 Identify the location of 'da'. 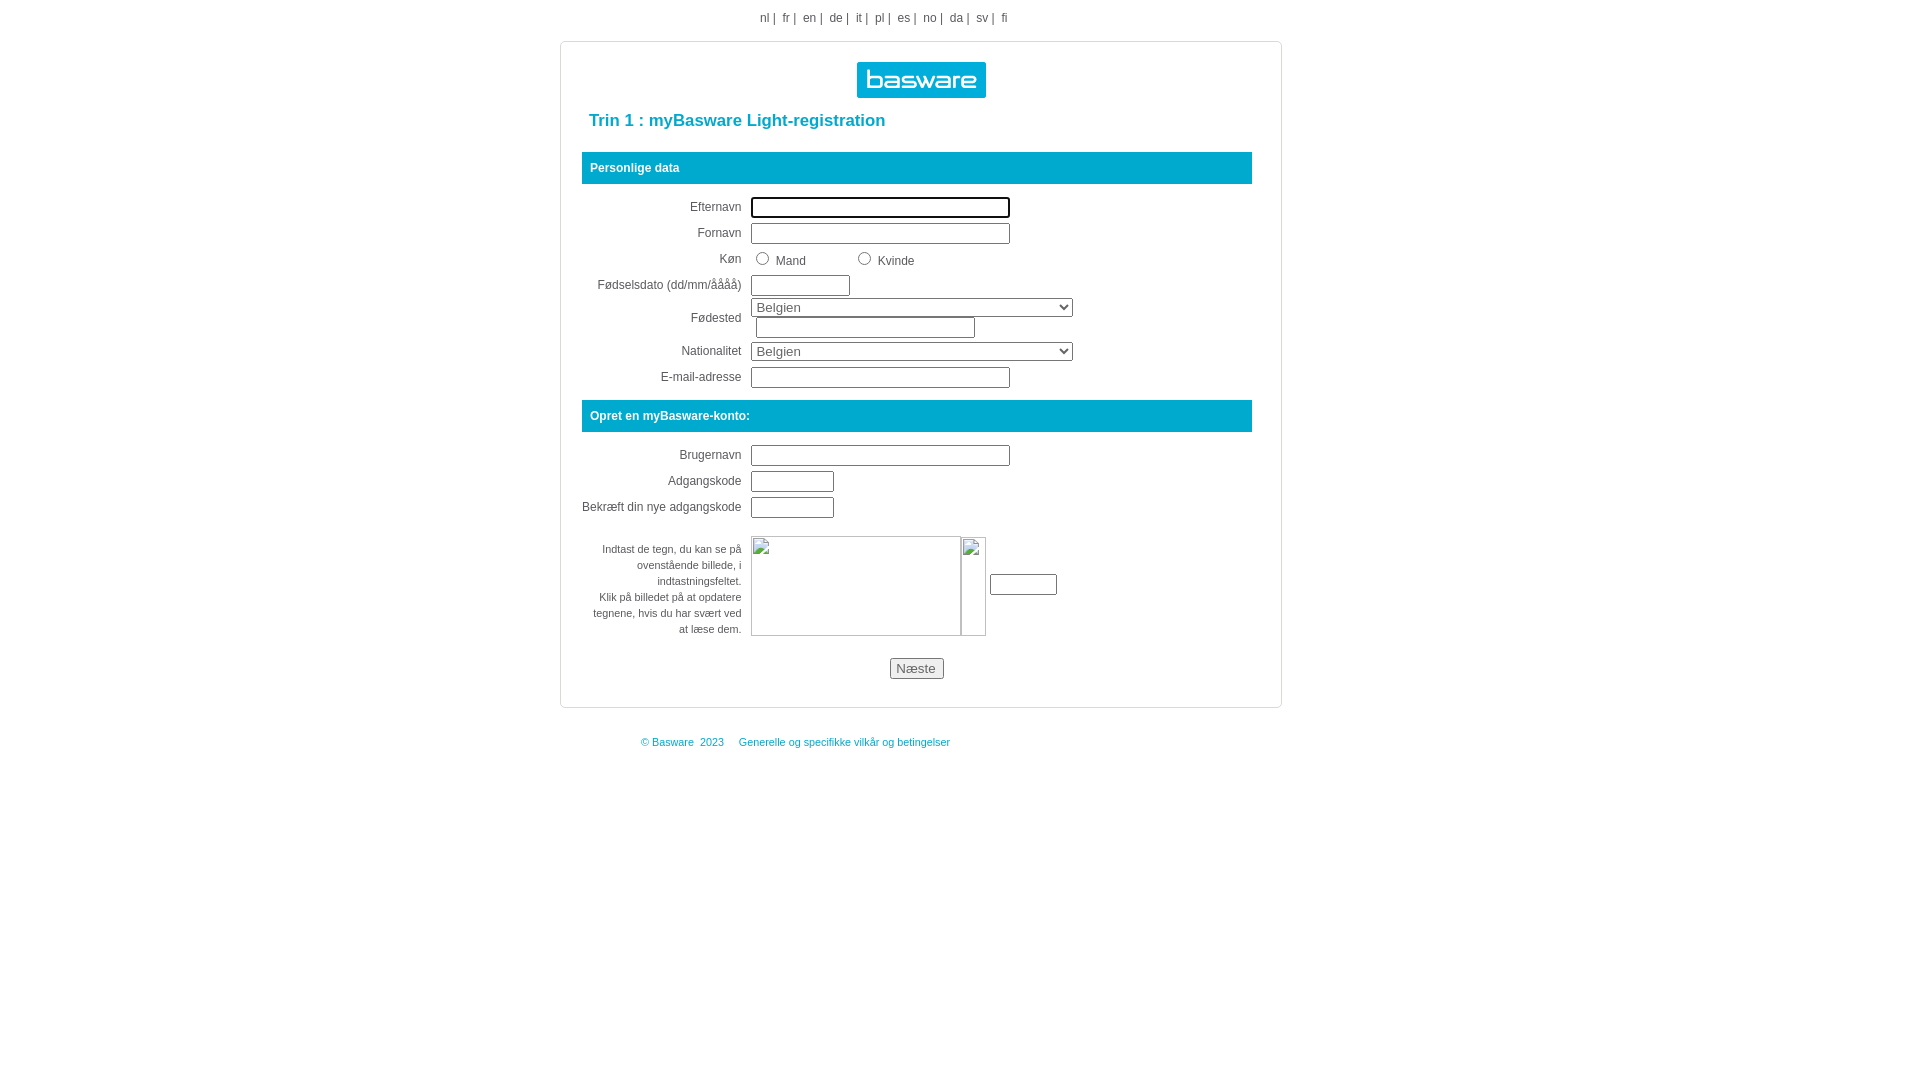
(955, 18).